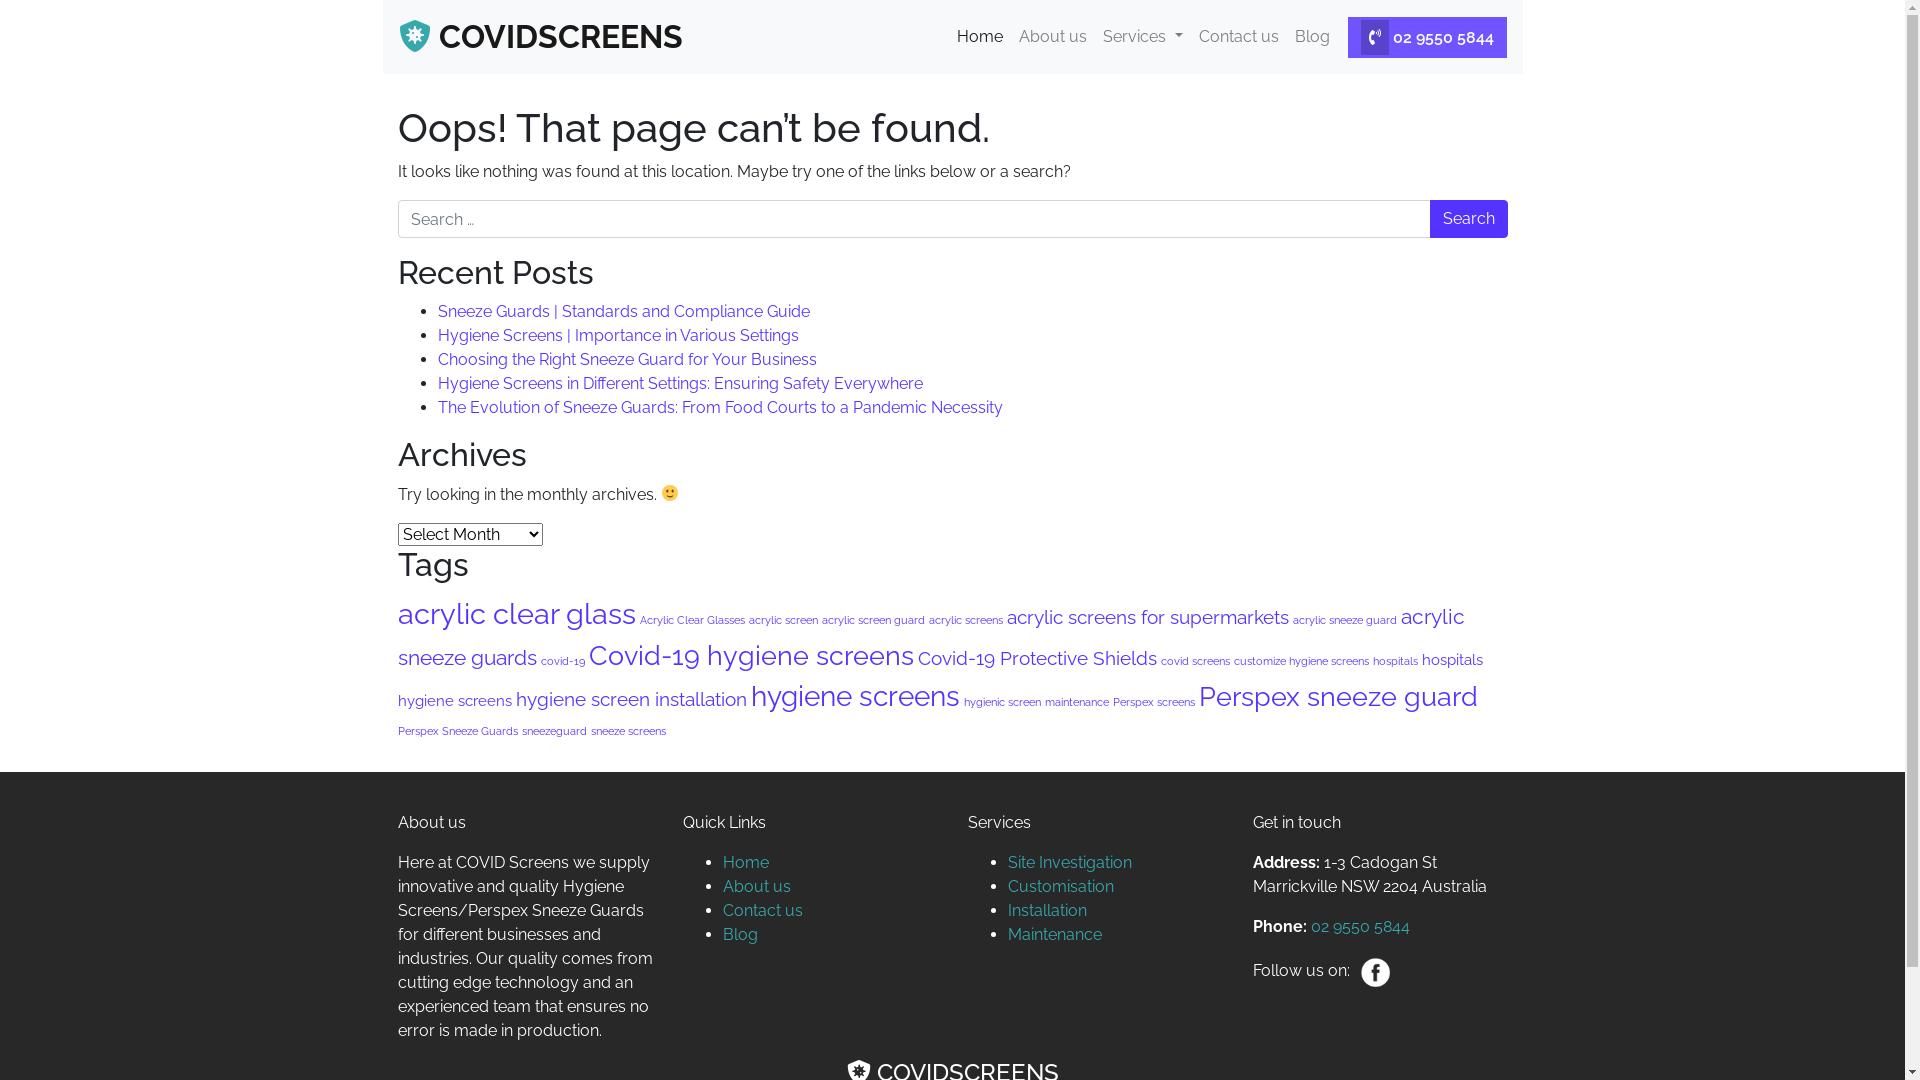 Image resolution: width=1920 pixels, height=1080 pixels. What do you see at coordinates (1426, 36) in the screenshot?
I see `'02 9550 5844'` at bounding box center [1426, 36].